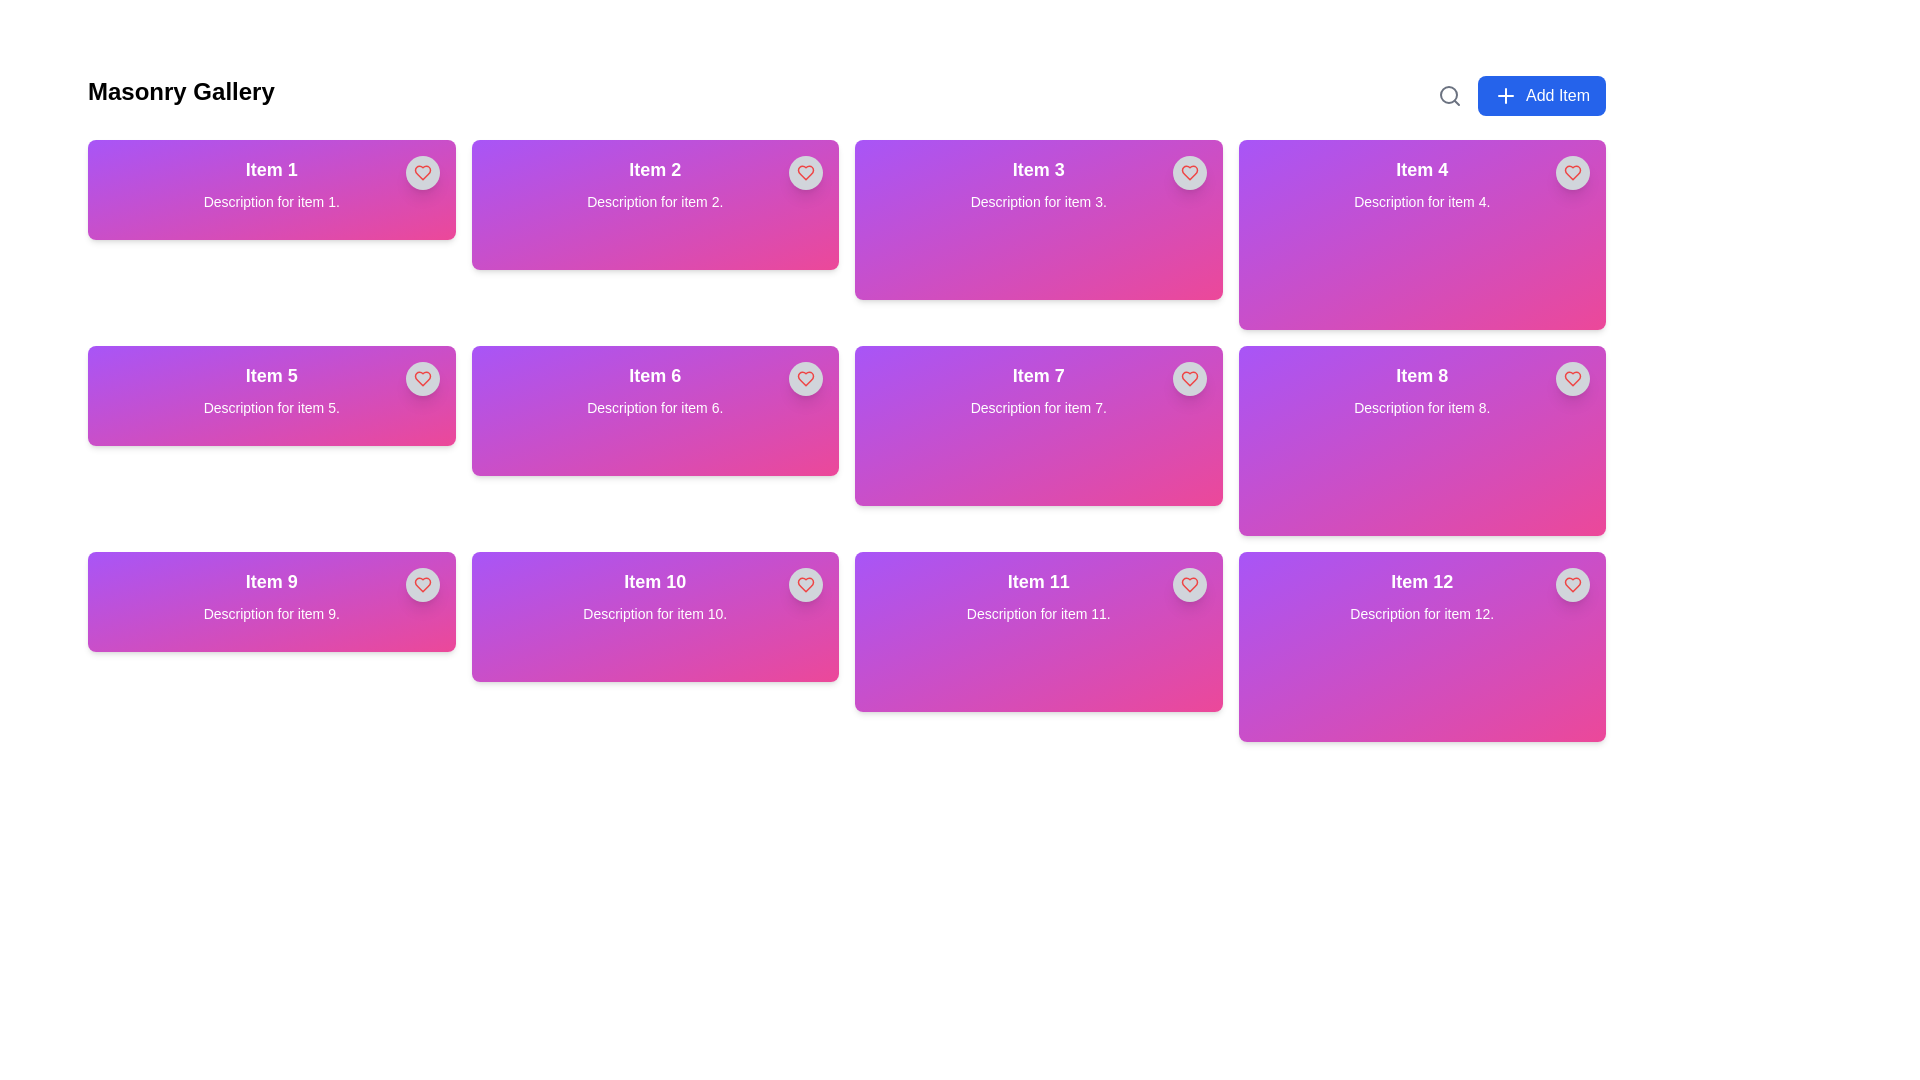 The image size is (1920, 1080). I want to click on the text label that displays the title of the item in the first card of the gallery, which is centrally aligned above the description text, so click(270, 168).